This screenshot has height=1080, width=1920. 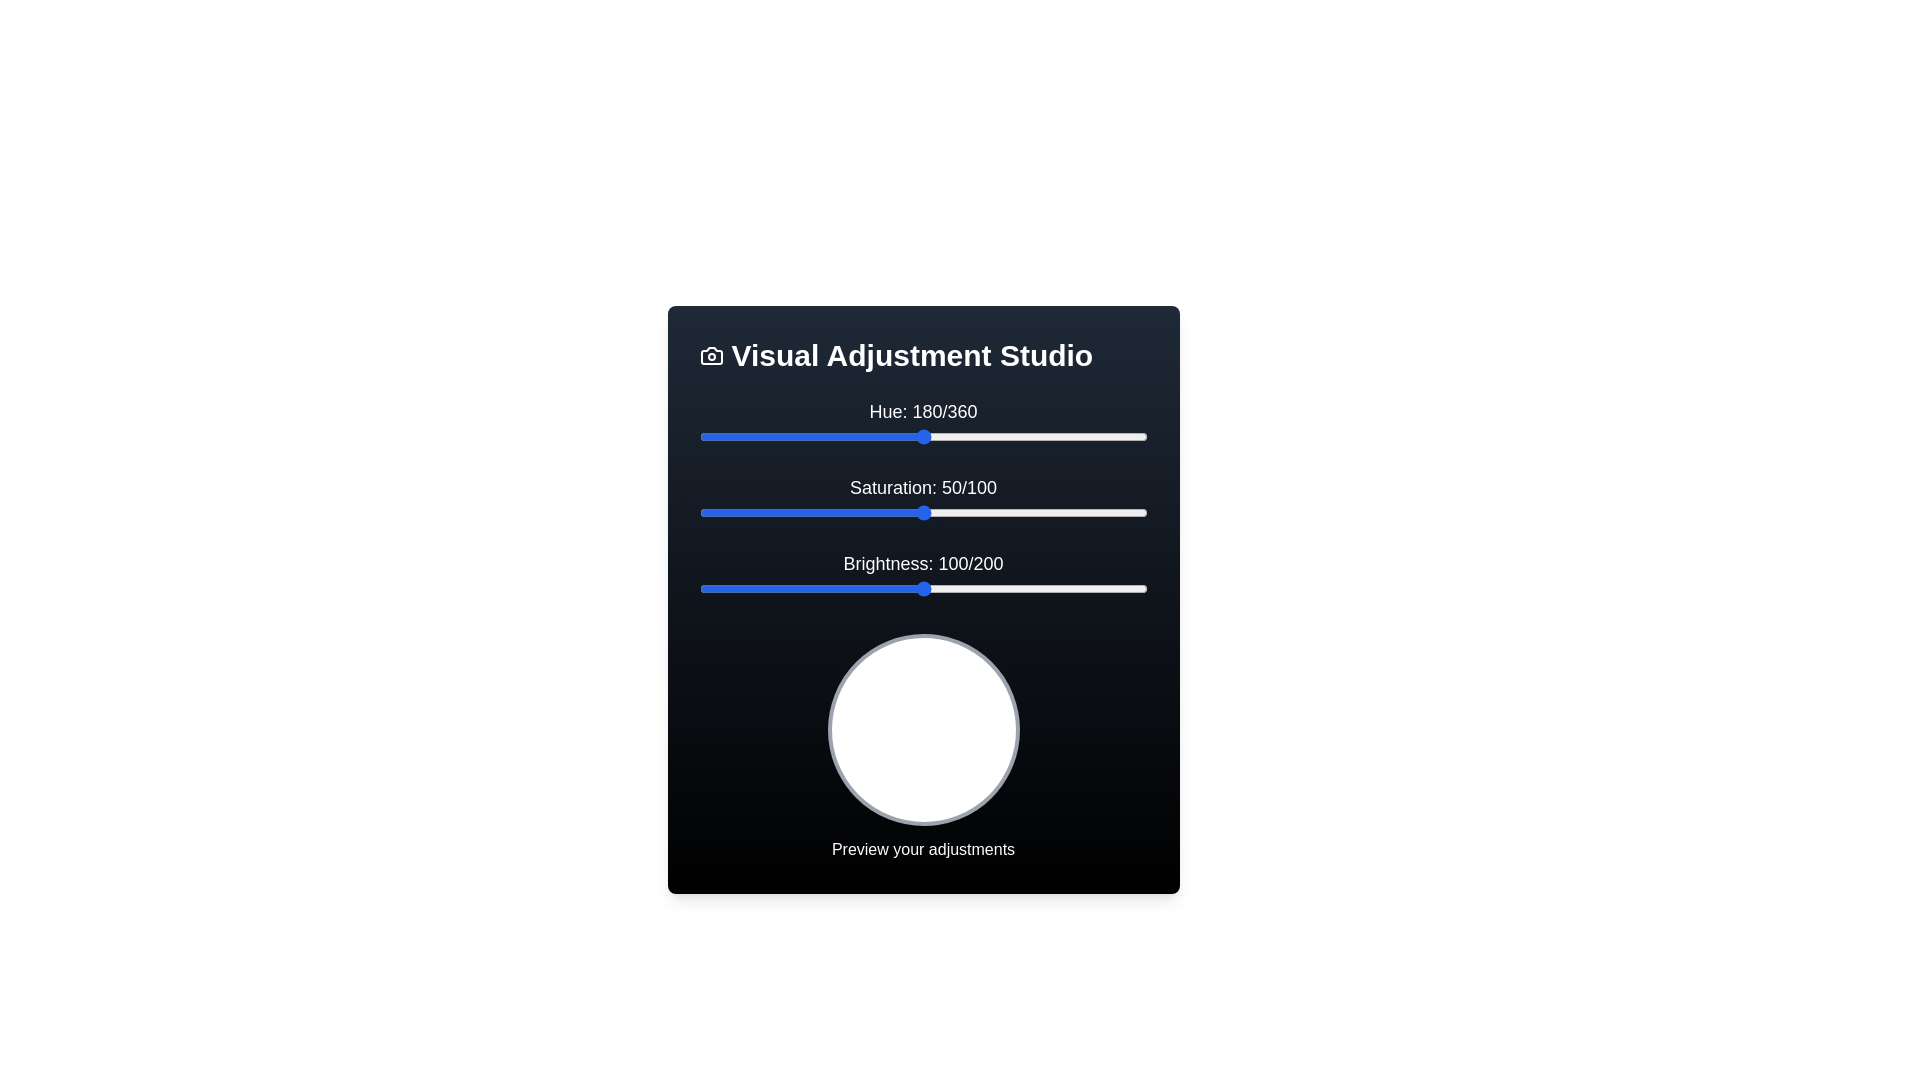 I want to click on the 'Hue' slider to 287 by dragging the slider, so click(x=1055, y=435).